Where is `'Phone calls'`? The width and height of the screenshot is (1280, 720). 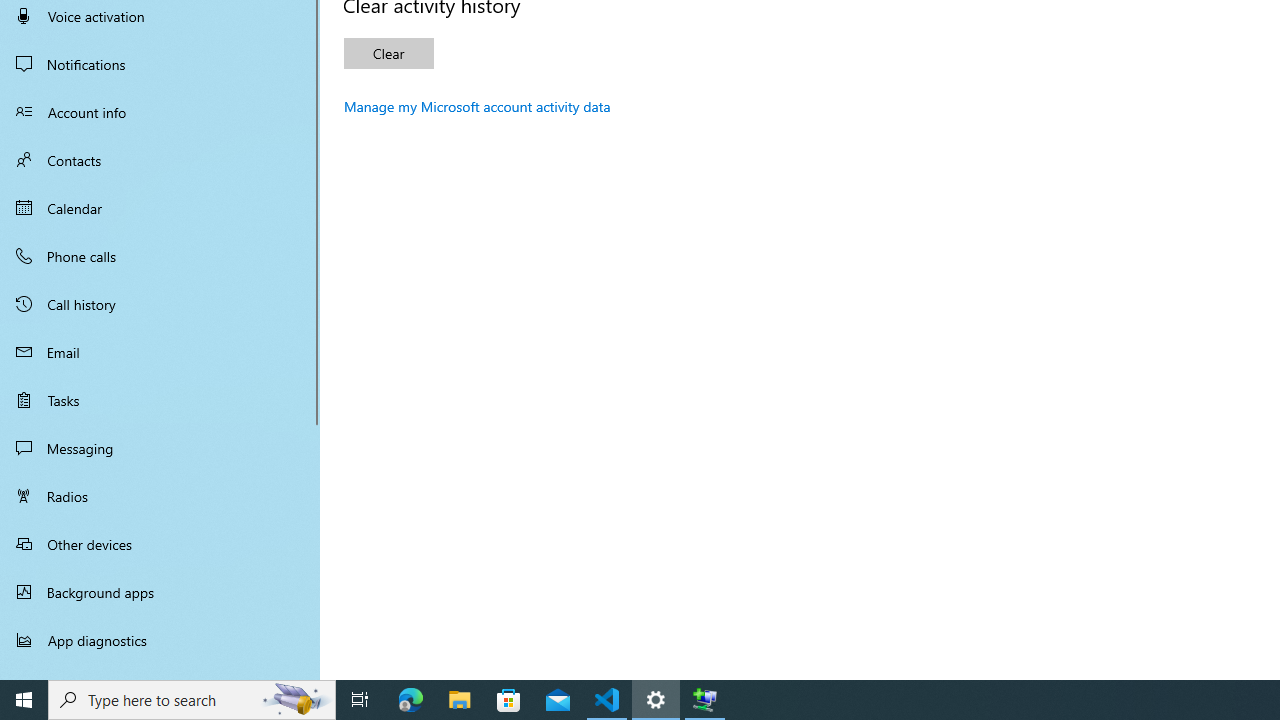 'Phone calls' is located at coordinates (160, 254).